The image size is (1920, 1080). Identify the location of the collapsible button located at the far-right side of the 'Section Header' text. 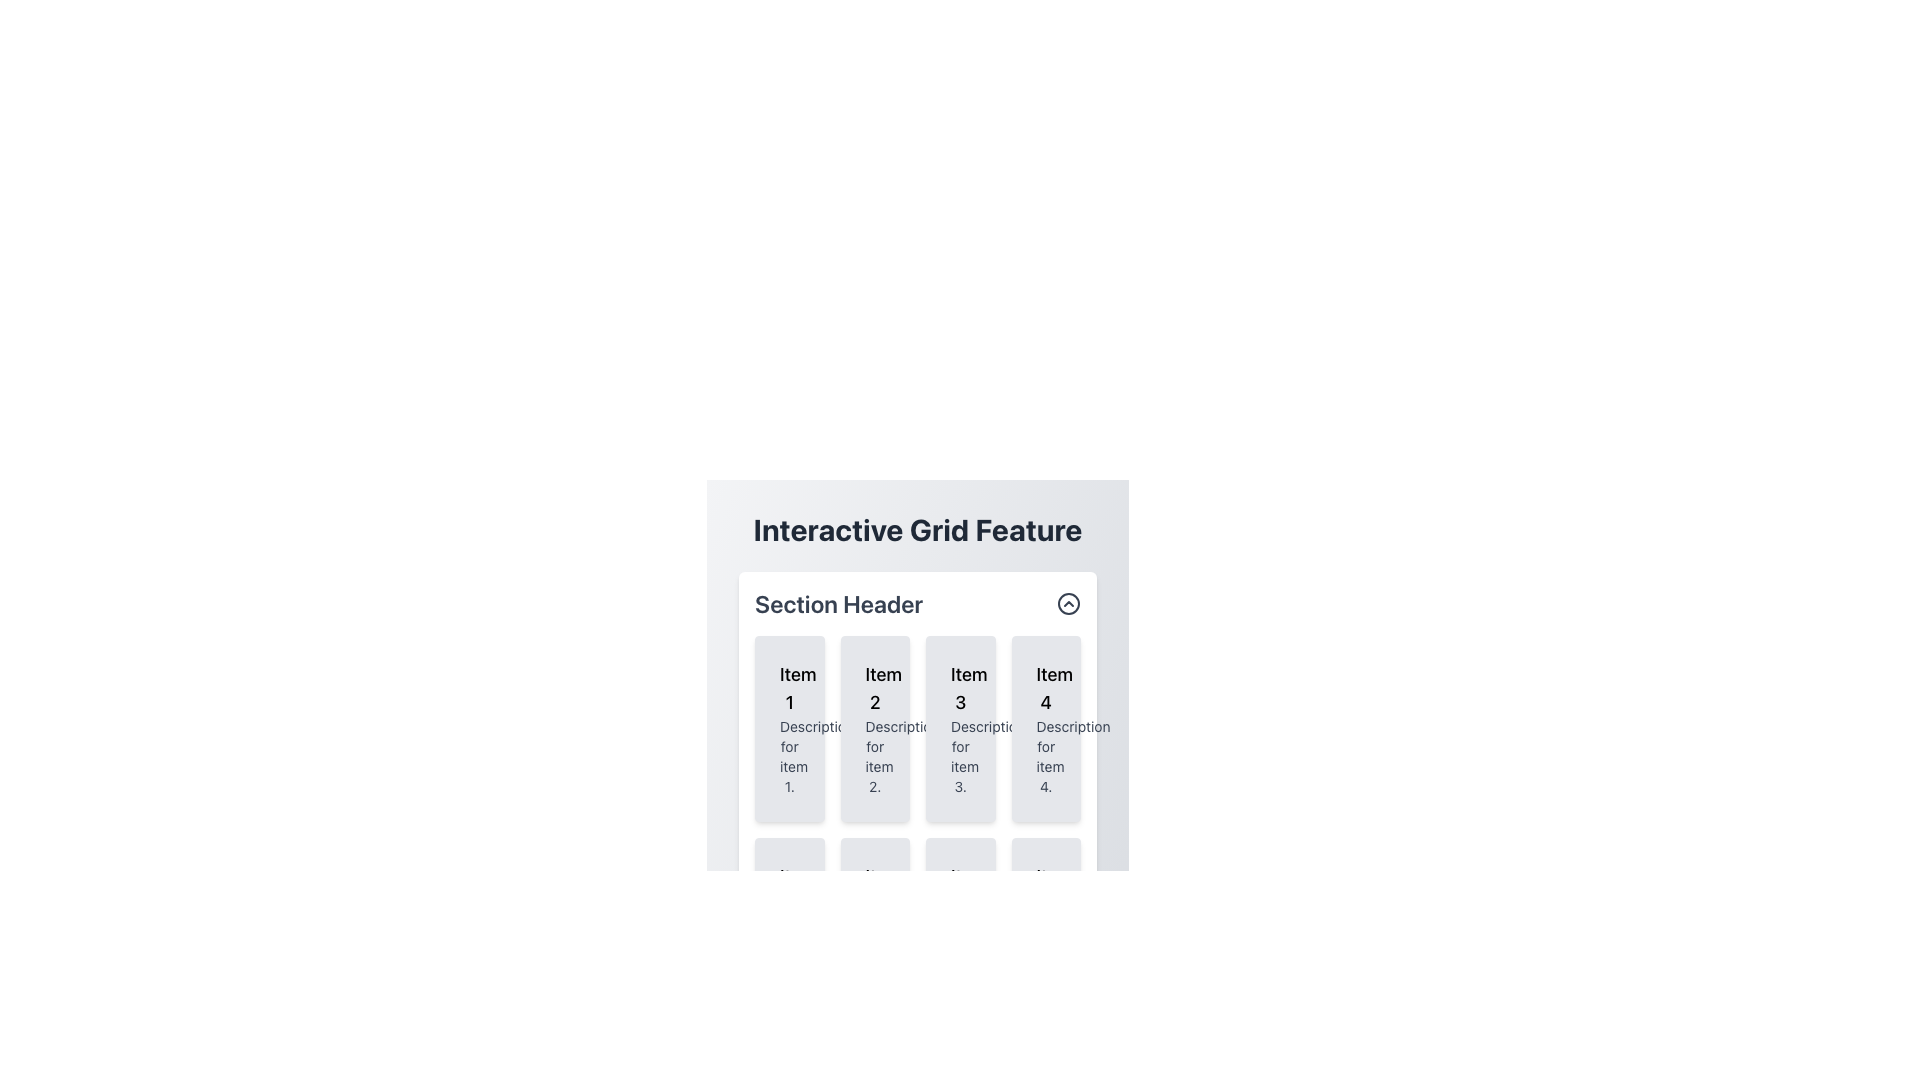
(1068, 603).